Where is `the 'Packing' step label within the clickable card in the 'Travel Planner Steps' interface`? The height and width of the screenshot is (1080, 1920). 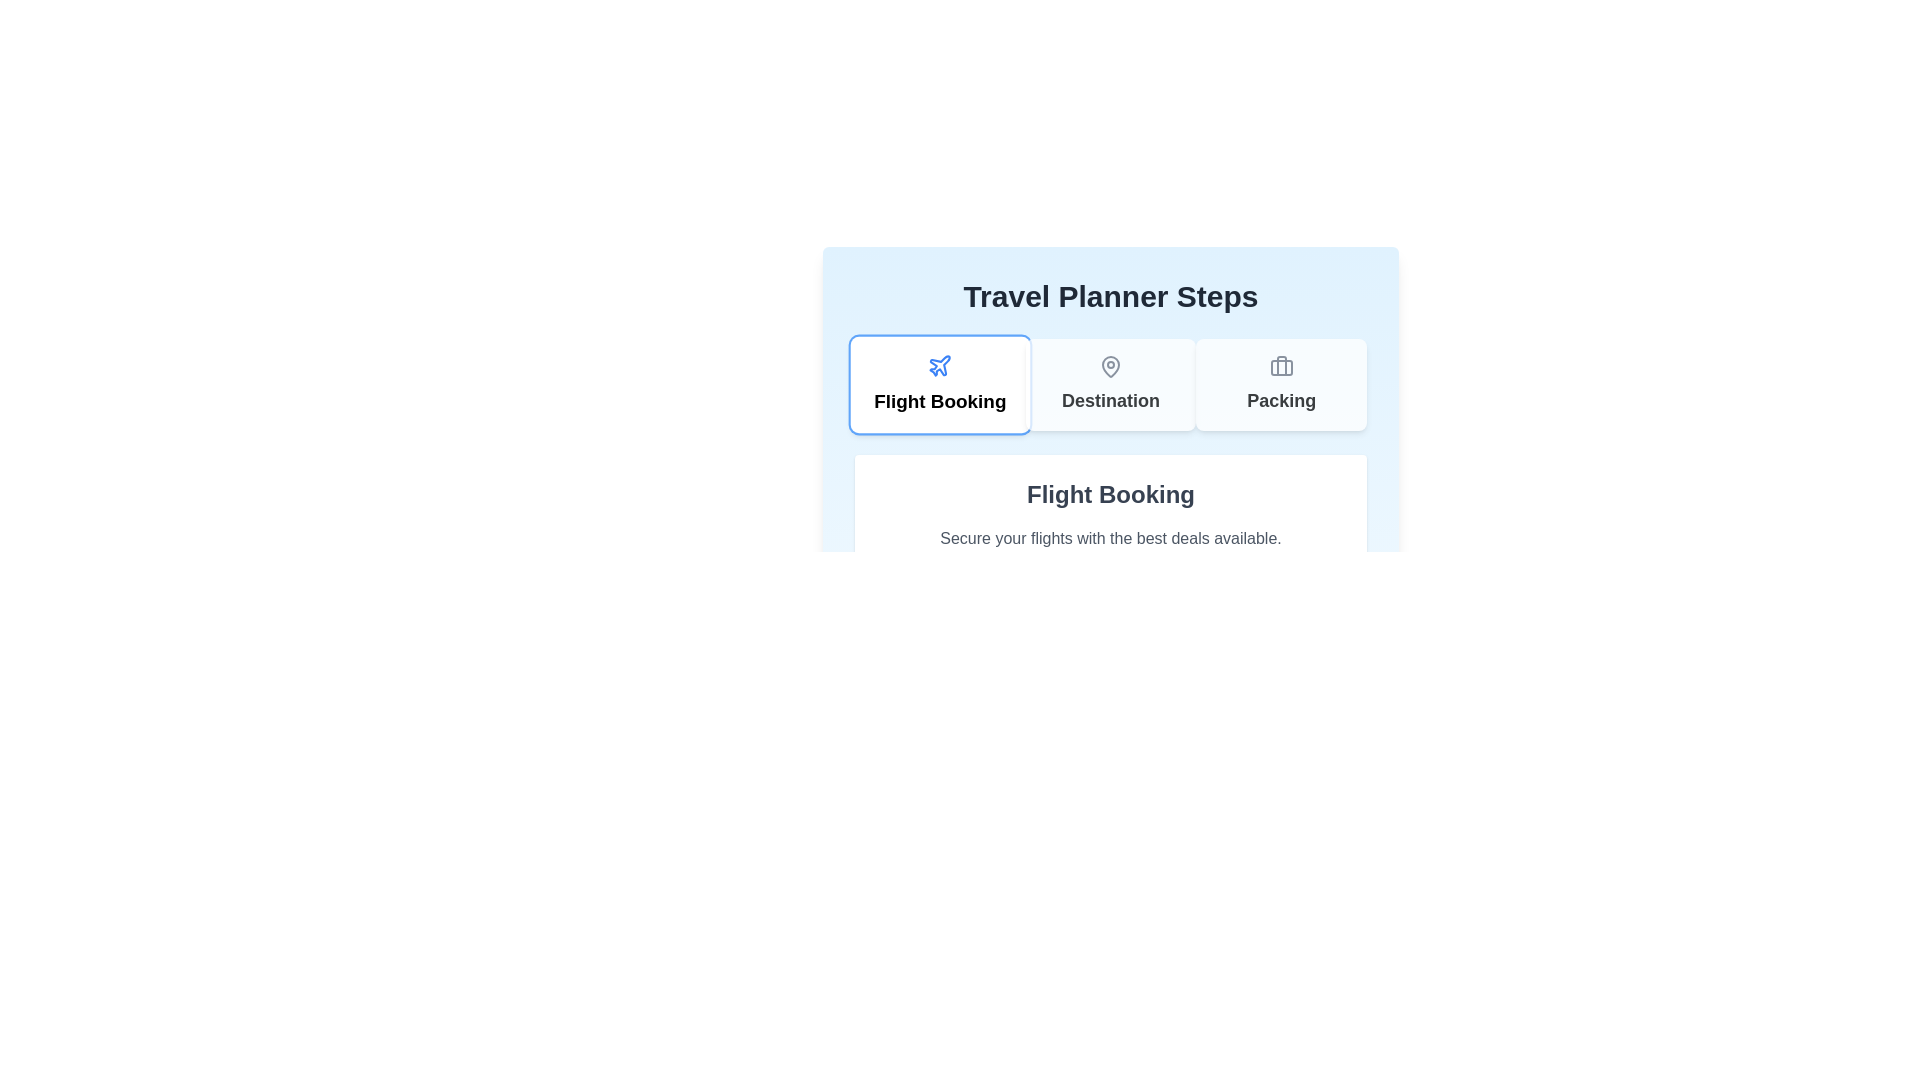
the 'Packing' step label within the clickable card in the 'Travel Planner Steps' interface is located at coordinates (1281, 401).